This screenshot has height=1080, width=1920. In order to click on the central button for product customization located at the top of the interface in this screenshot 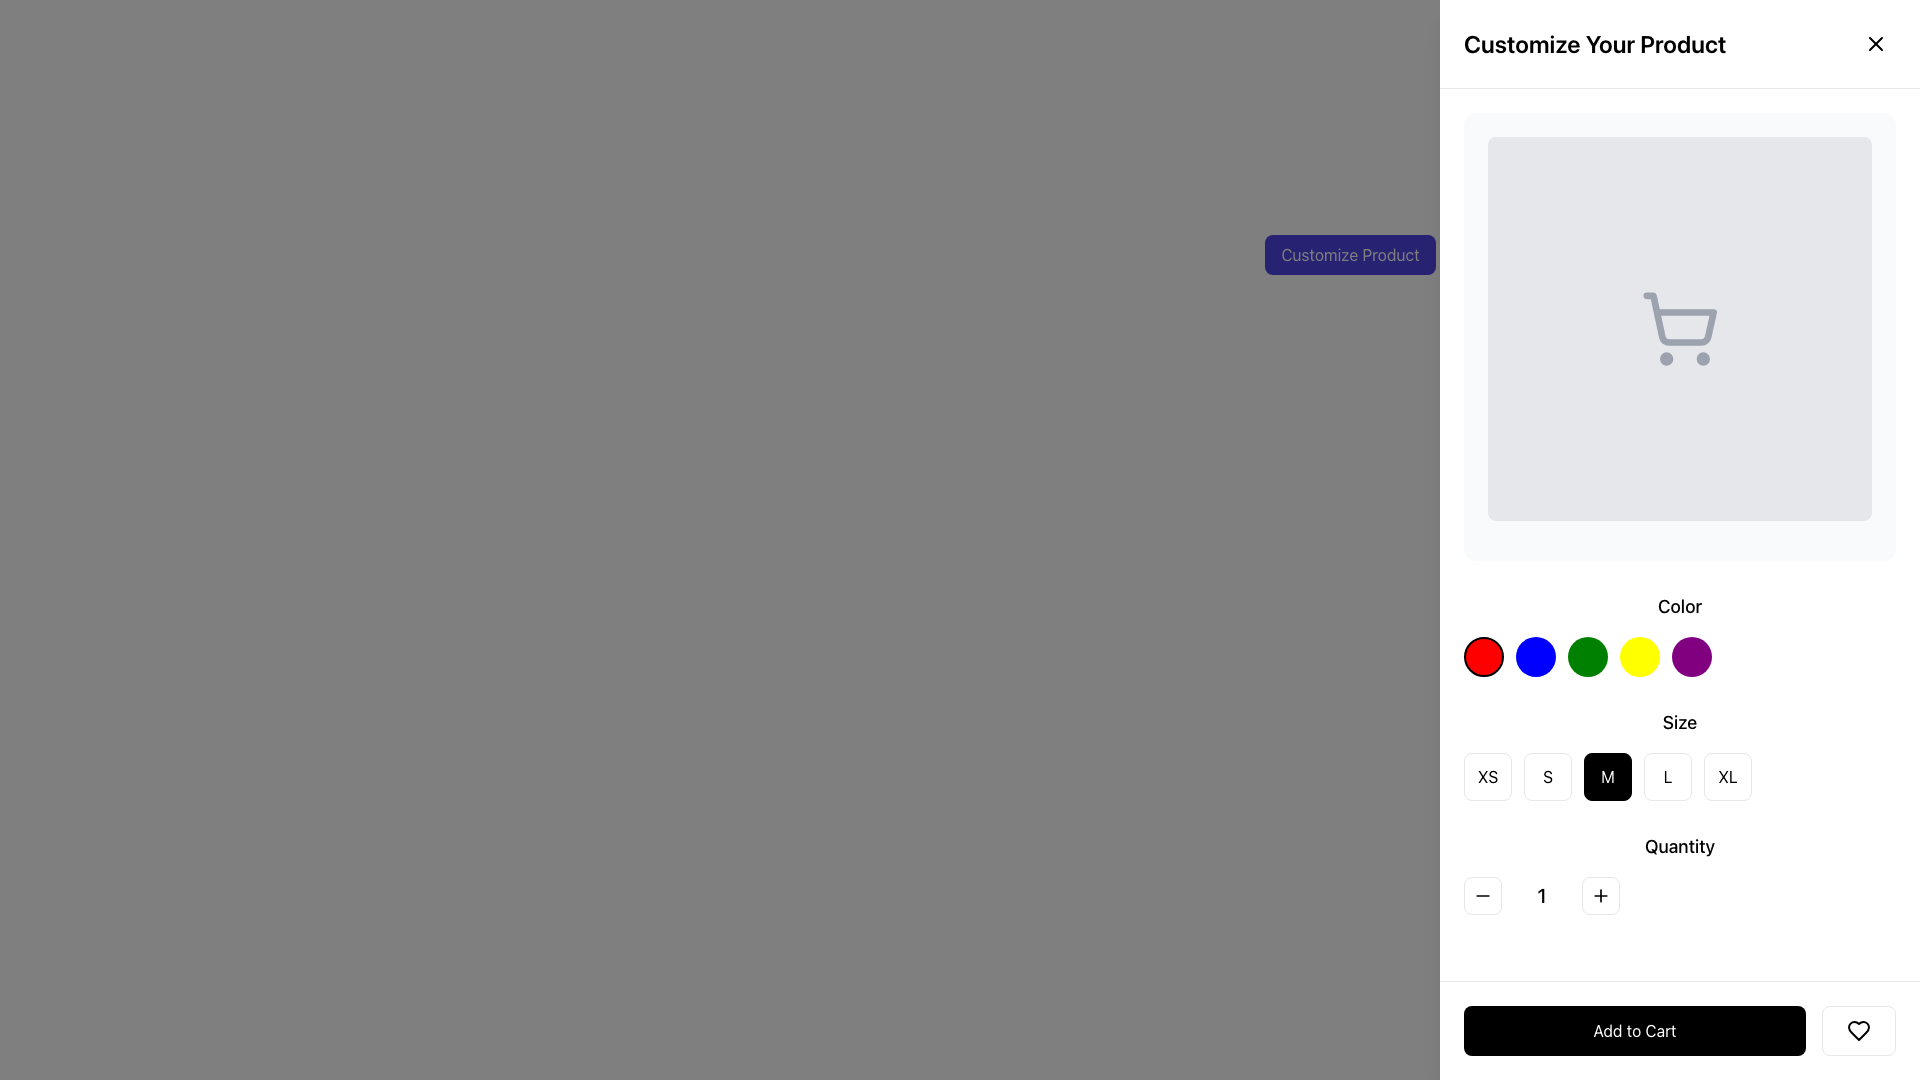, I will do `click(1350, 253)`.